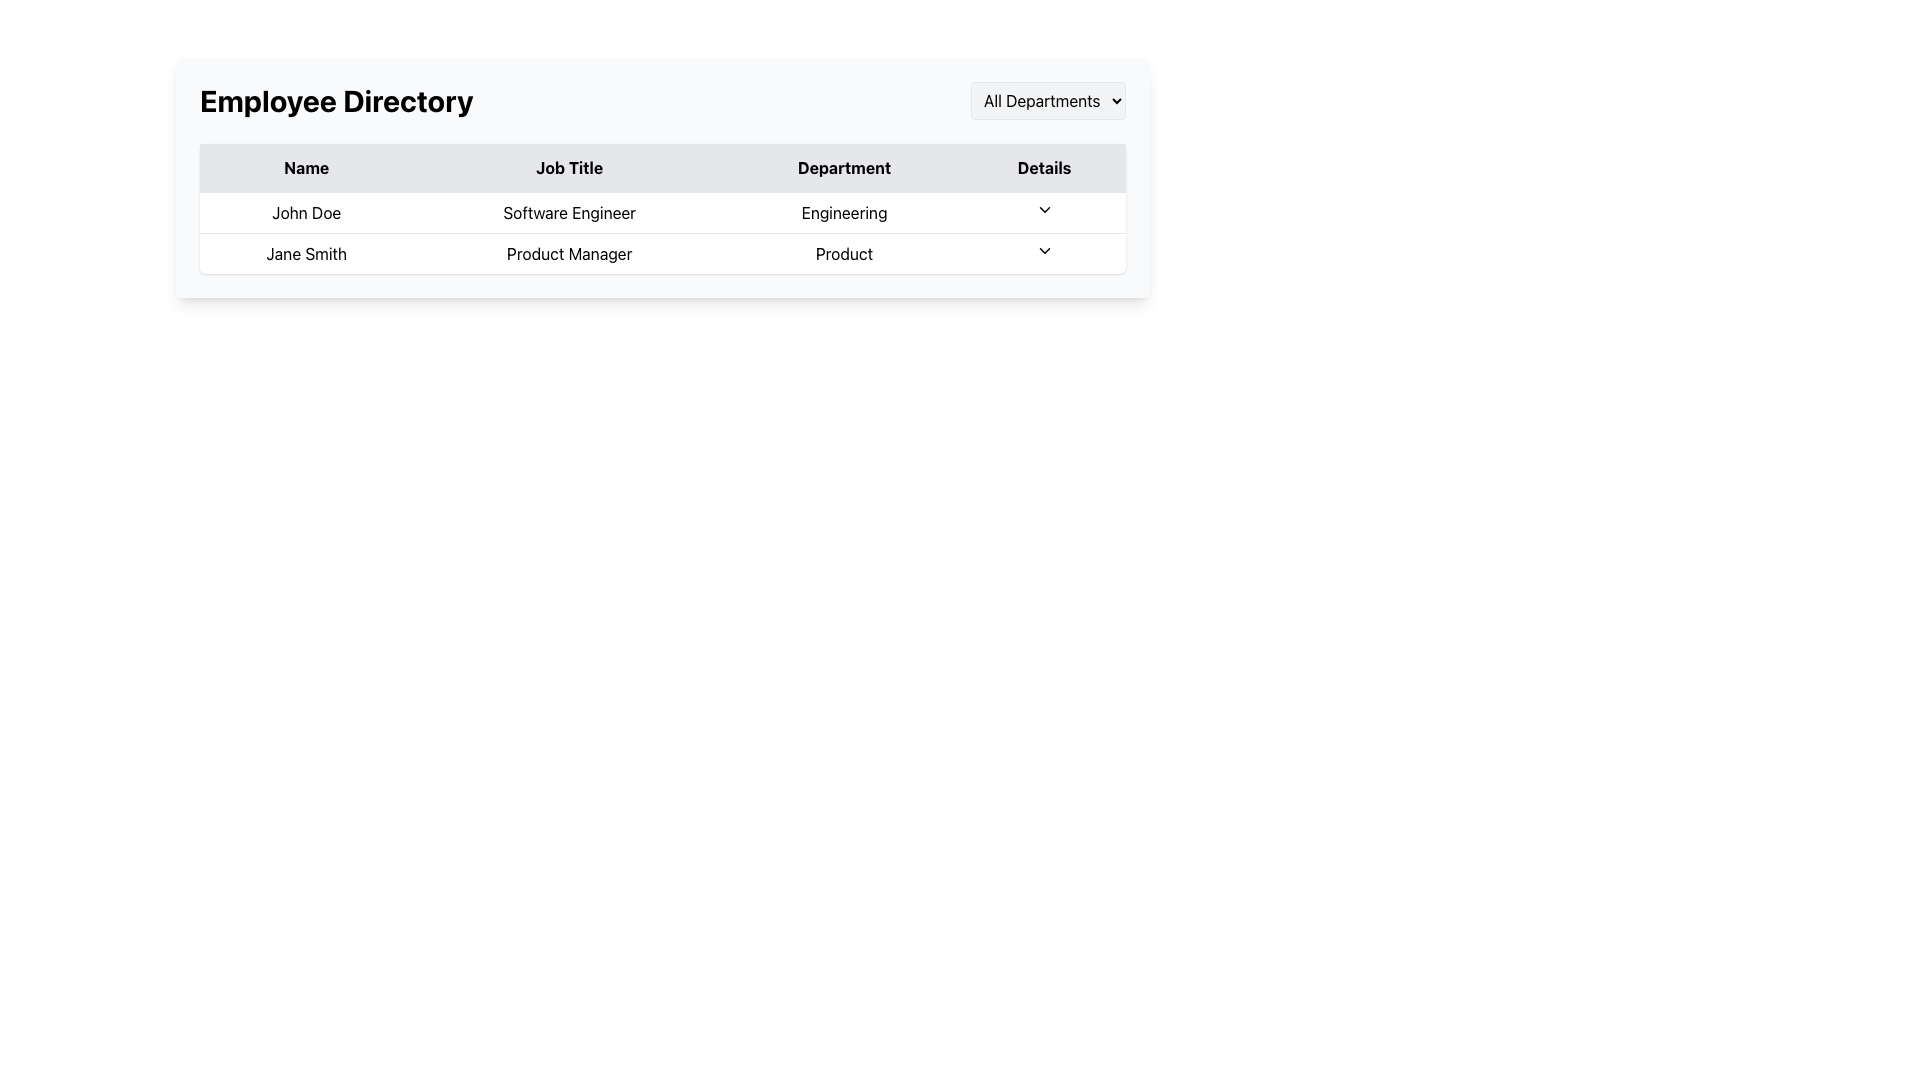 This screenshot has width=1920, height=1080. I want to click on the downward-pointing chevron icon in the 'Details' column of the second row (Product Manager) in the 'Employee Directory' table, so click(1043, 249).